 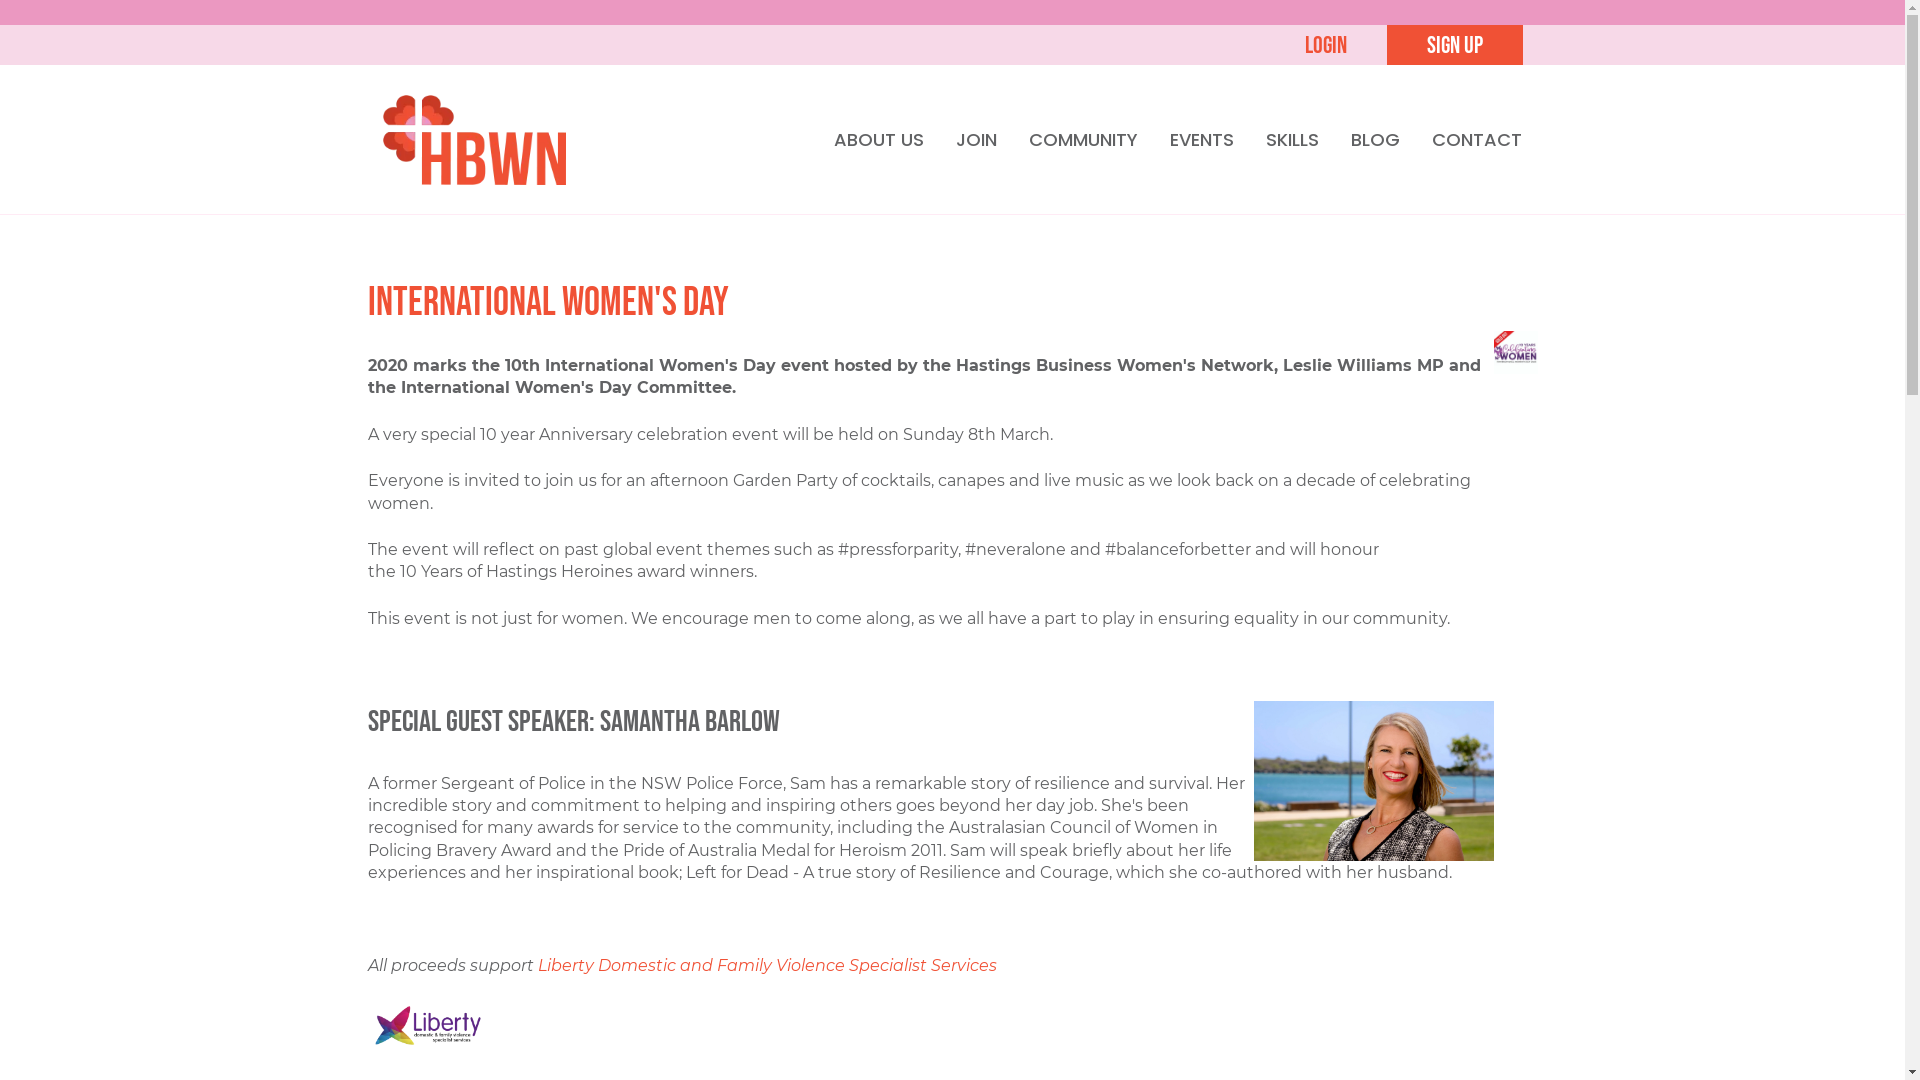 What do you see at coordinates (766, 964) in the screenshot?
I see `'Liberty Domestic and Family Violence Specialist Services'` at bounding box center [766, 964].